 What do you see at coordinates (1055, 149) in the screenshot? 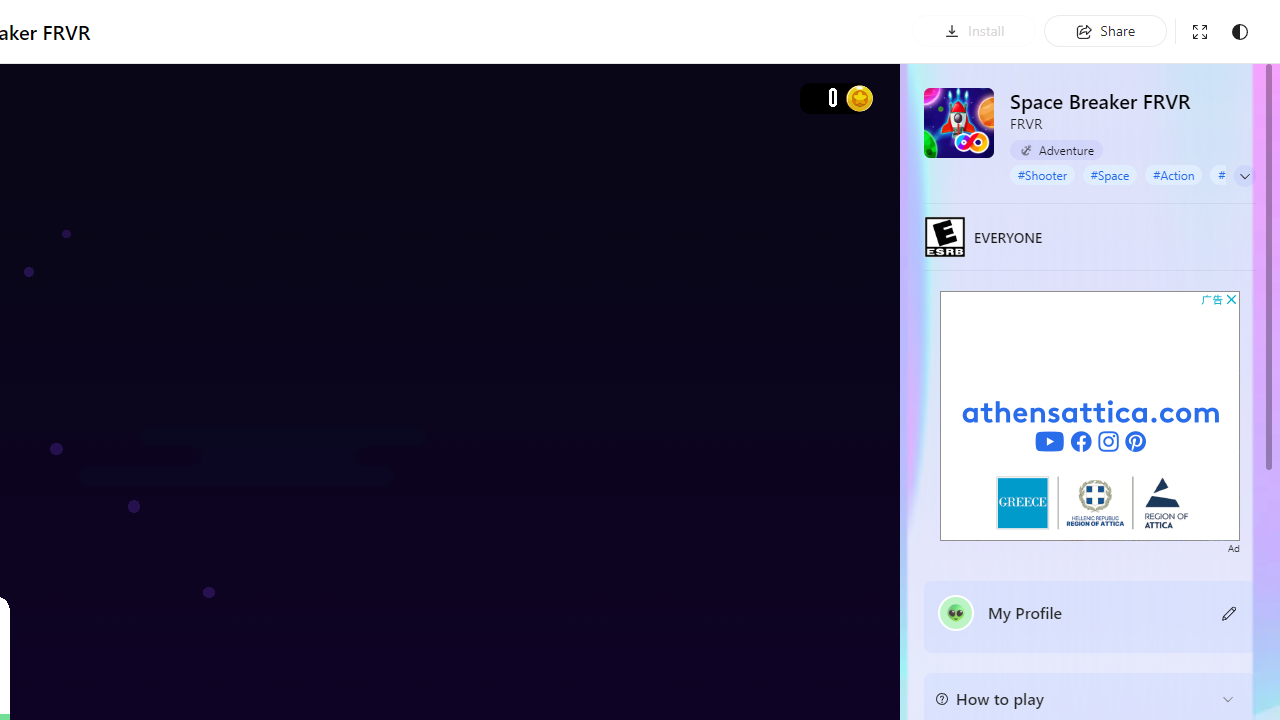
I see `'Adventure'` at bounding box center [1055, 149].